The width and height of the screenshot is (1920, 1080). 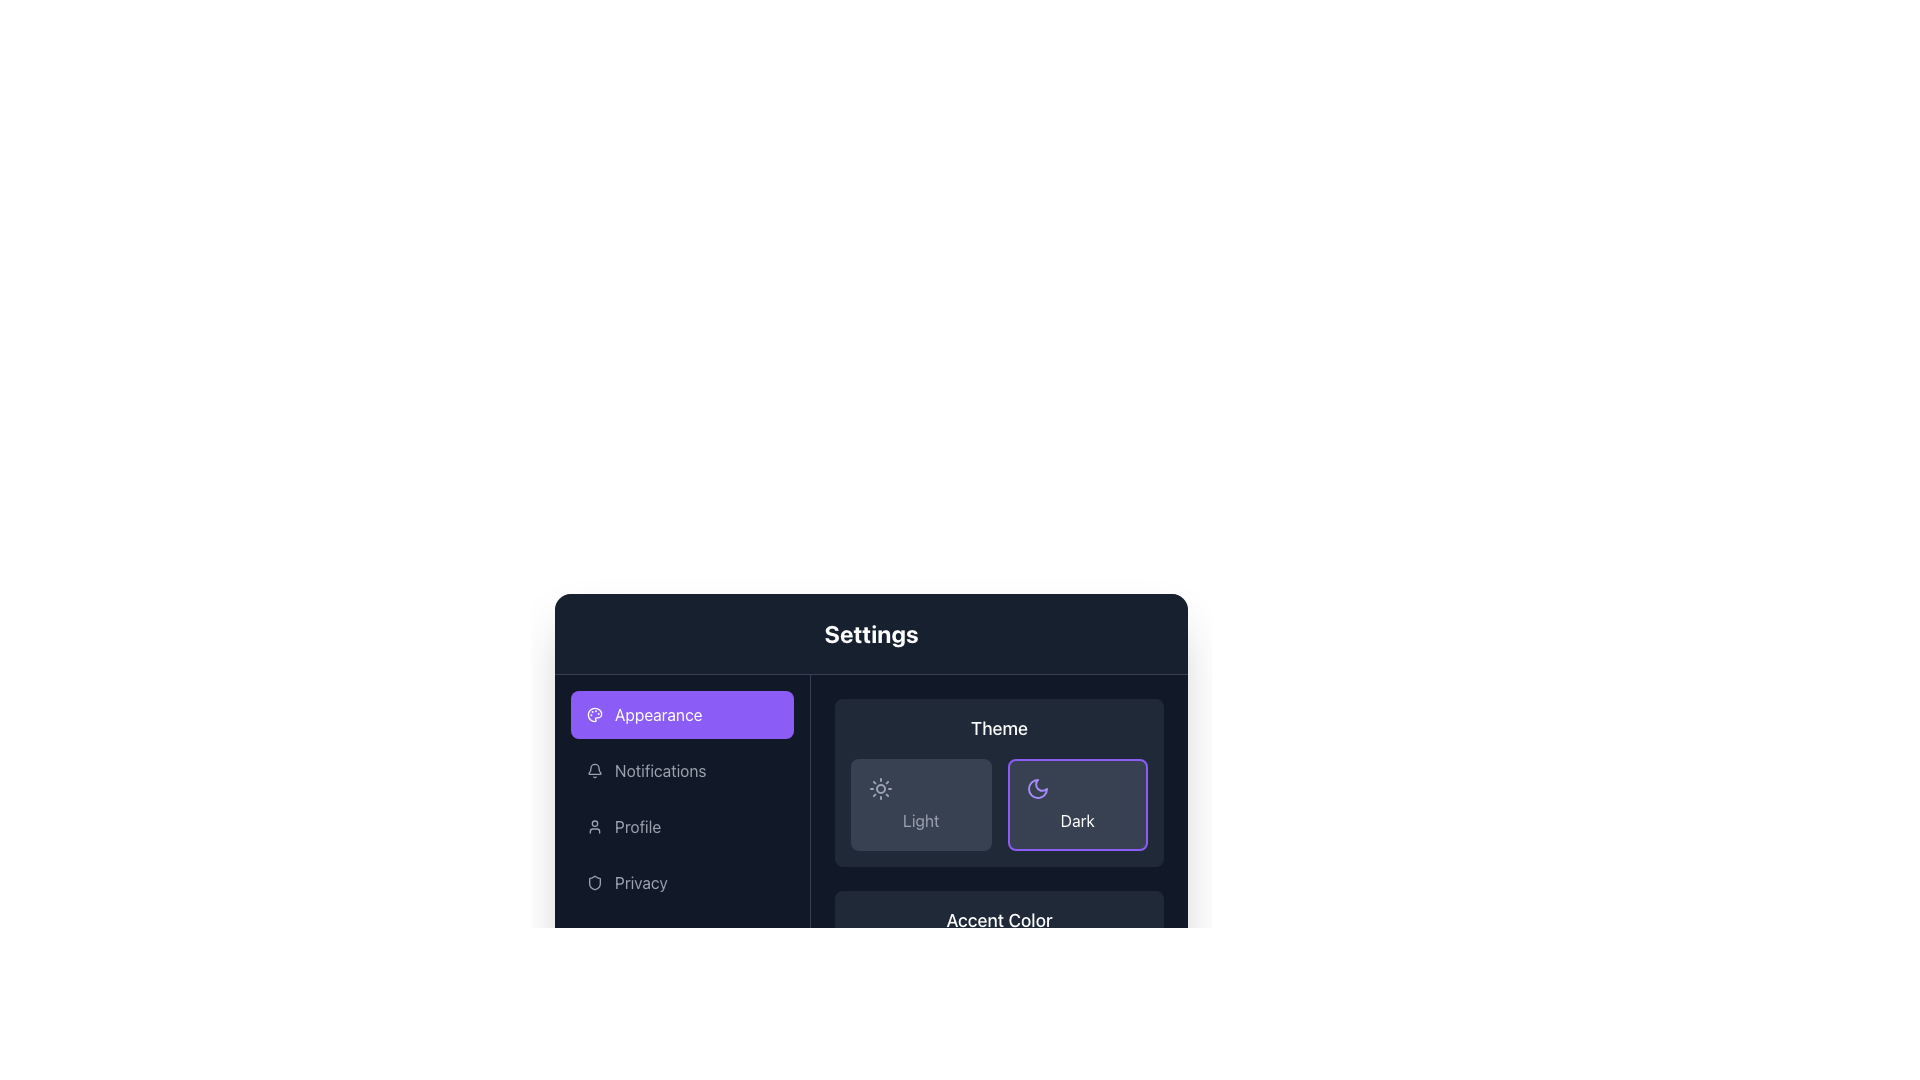 What do you see at coordinates (594, 713) in the screenshot?
I see `the palette icon located in the left sidebar of the Settings interface, which has a purple background and is adjacent to the 'Appearance' text` at bounding box center [594, 713].